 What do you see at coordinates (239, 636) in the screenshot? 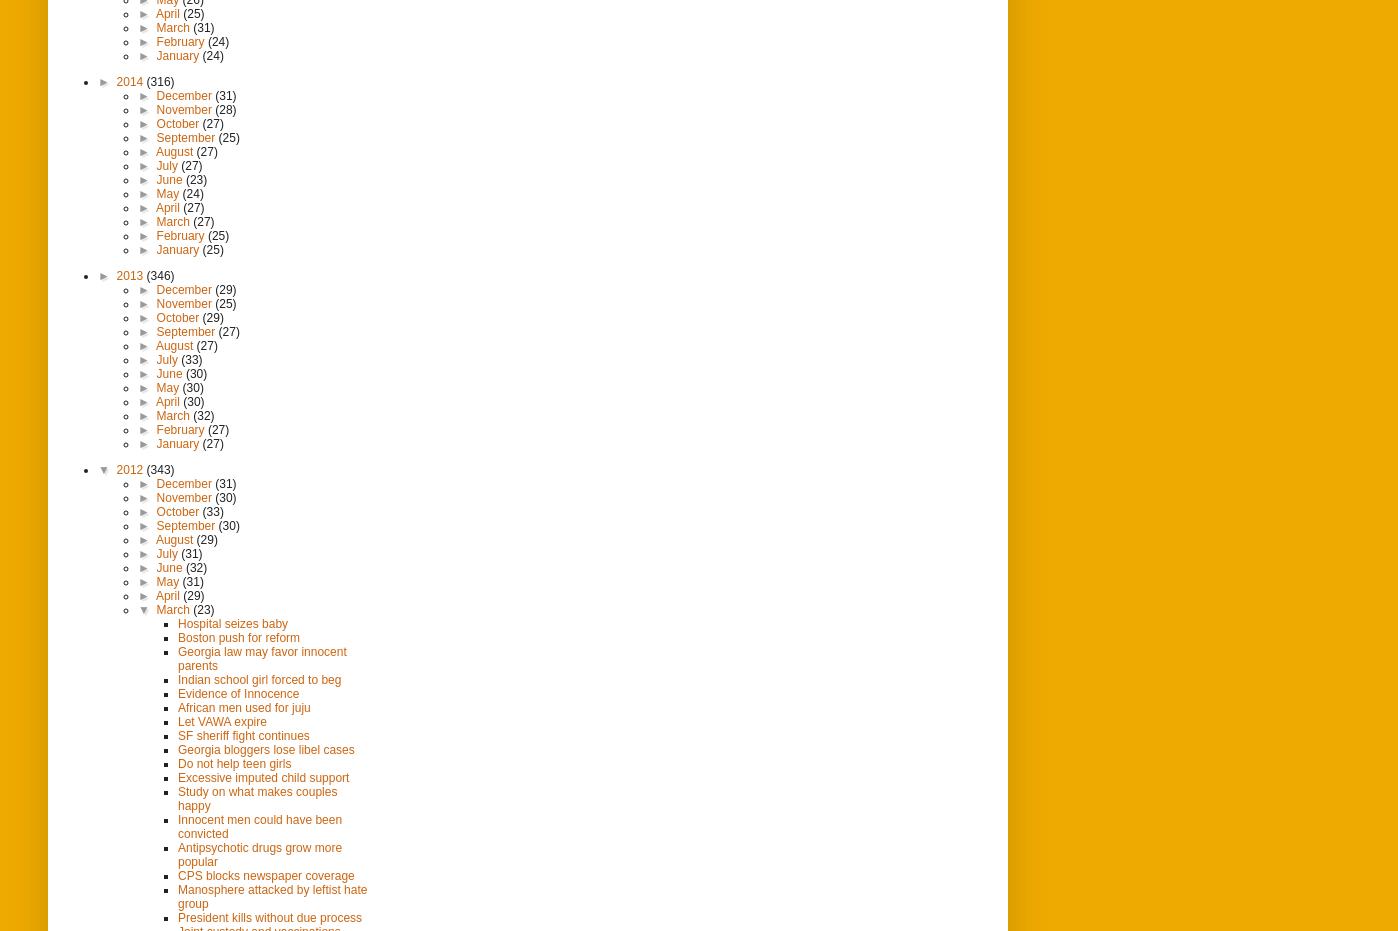
I see `'Boston push for reform'` at bounding box center [239, 636].